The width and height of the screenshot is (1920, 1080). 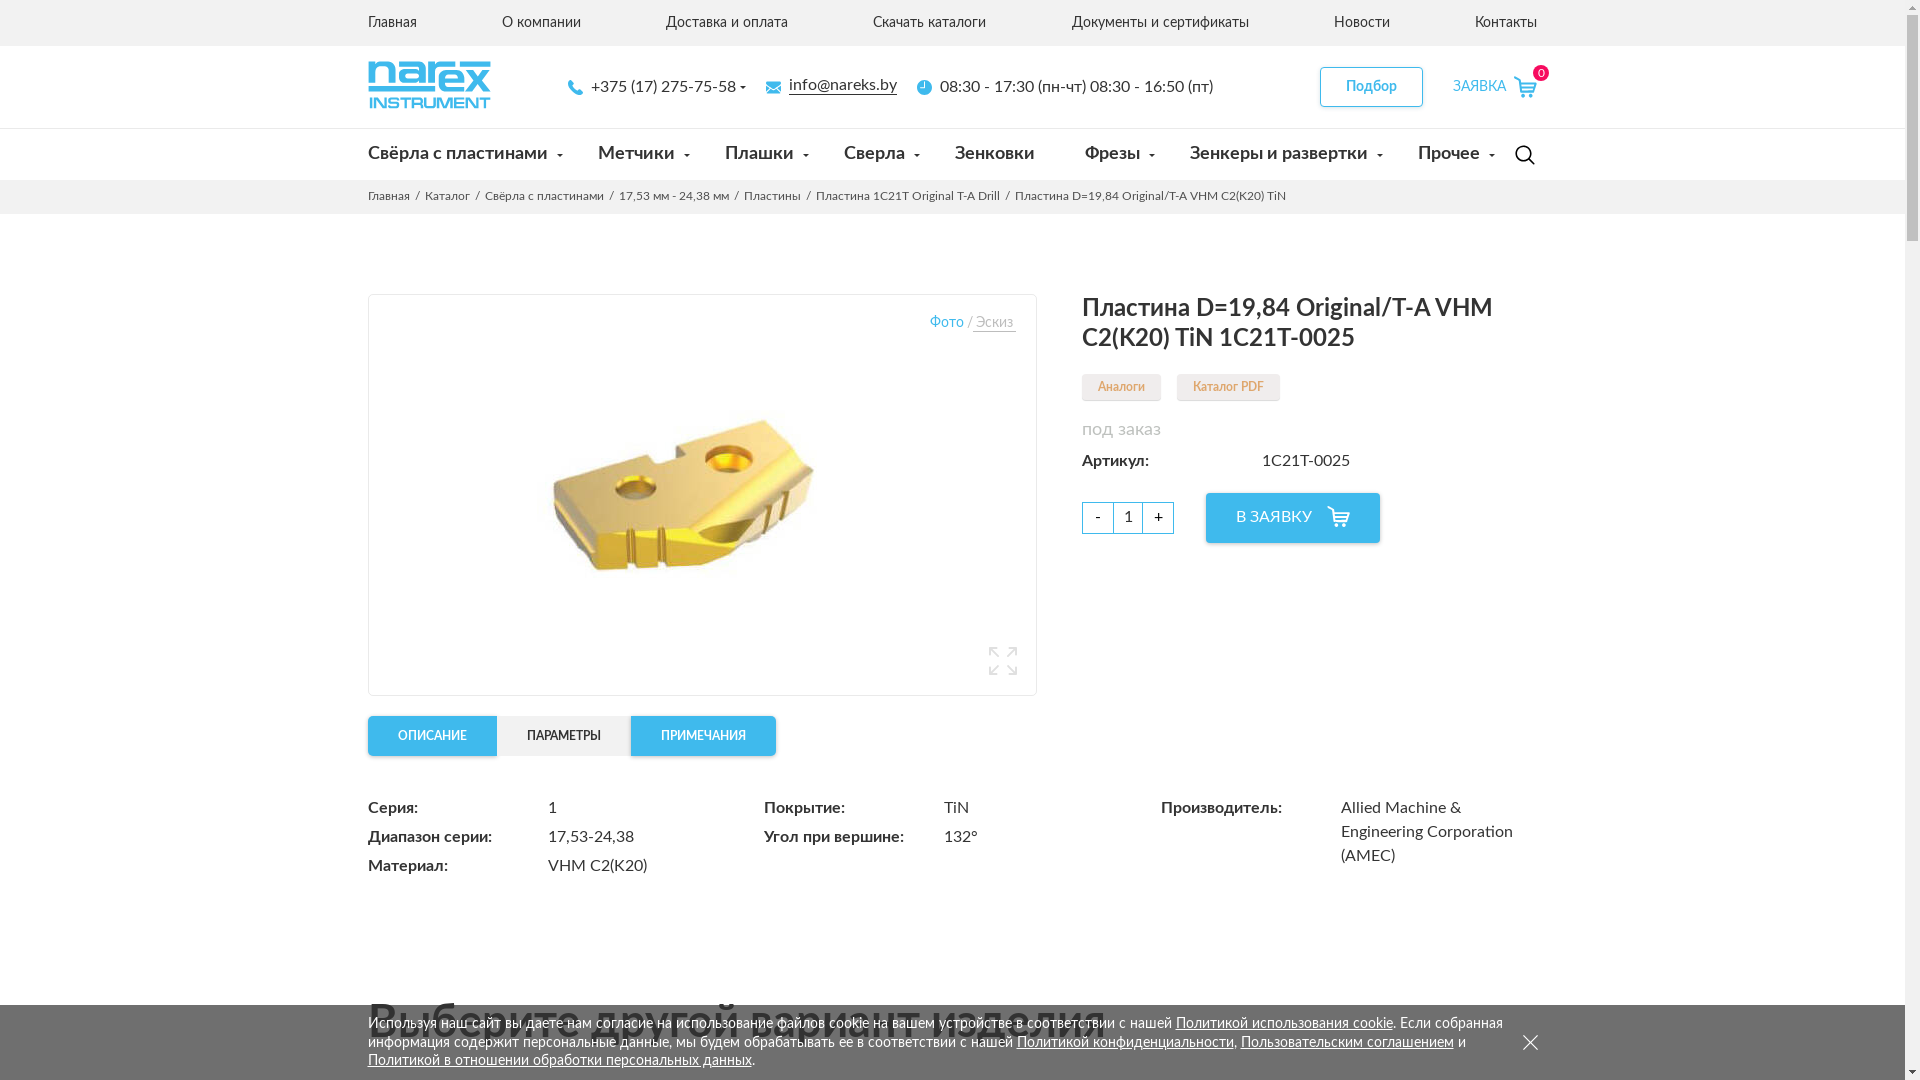 I want to click on '+375 (17) 275-75-58', so click(x=652, y=86).